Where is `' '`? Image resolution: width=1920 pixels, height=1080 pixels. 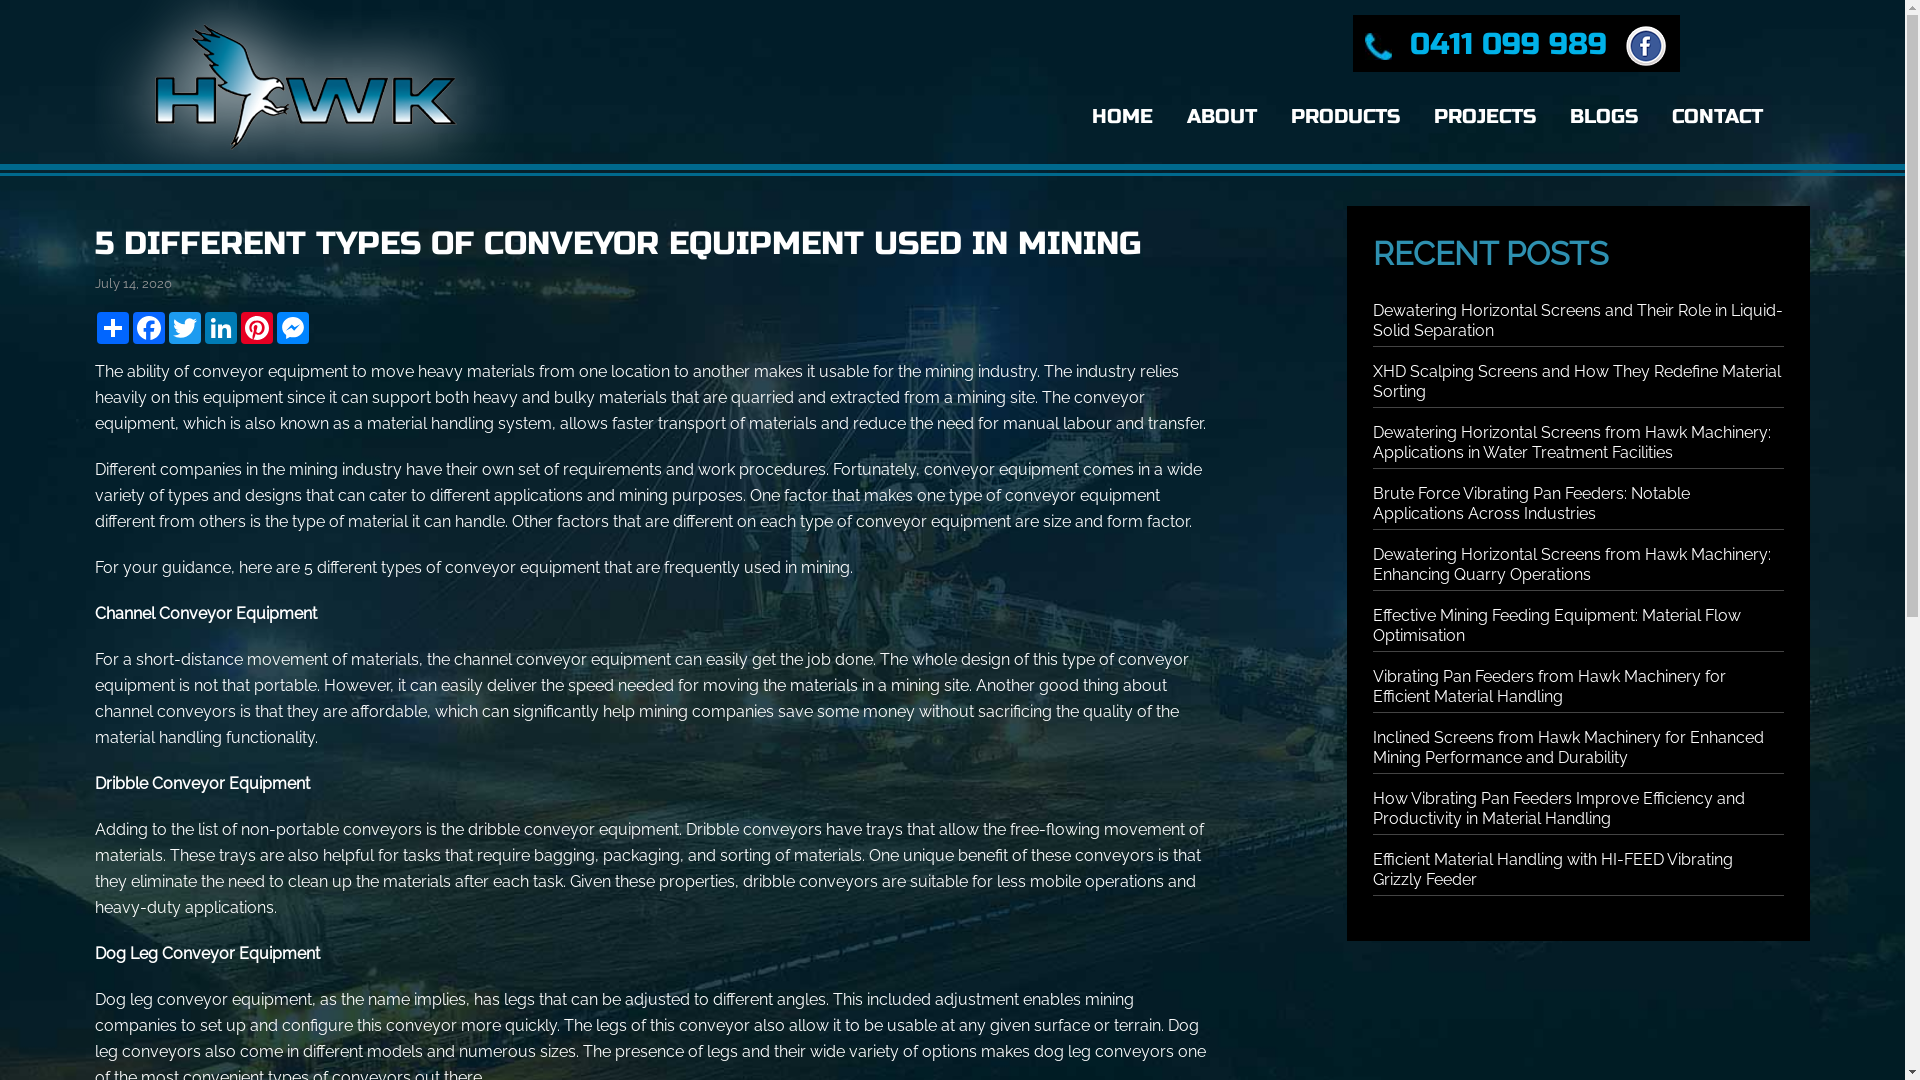 ' ' is located at coordinates (1641, 43).